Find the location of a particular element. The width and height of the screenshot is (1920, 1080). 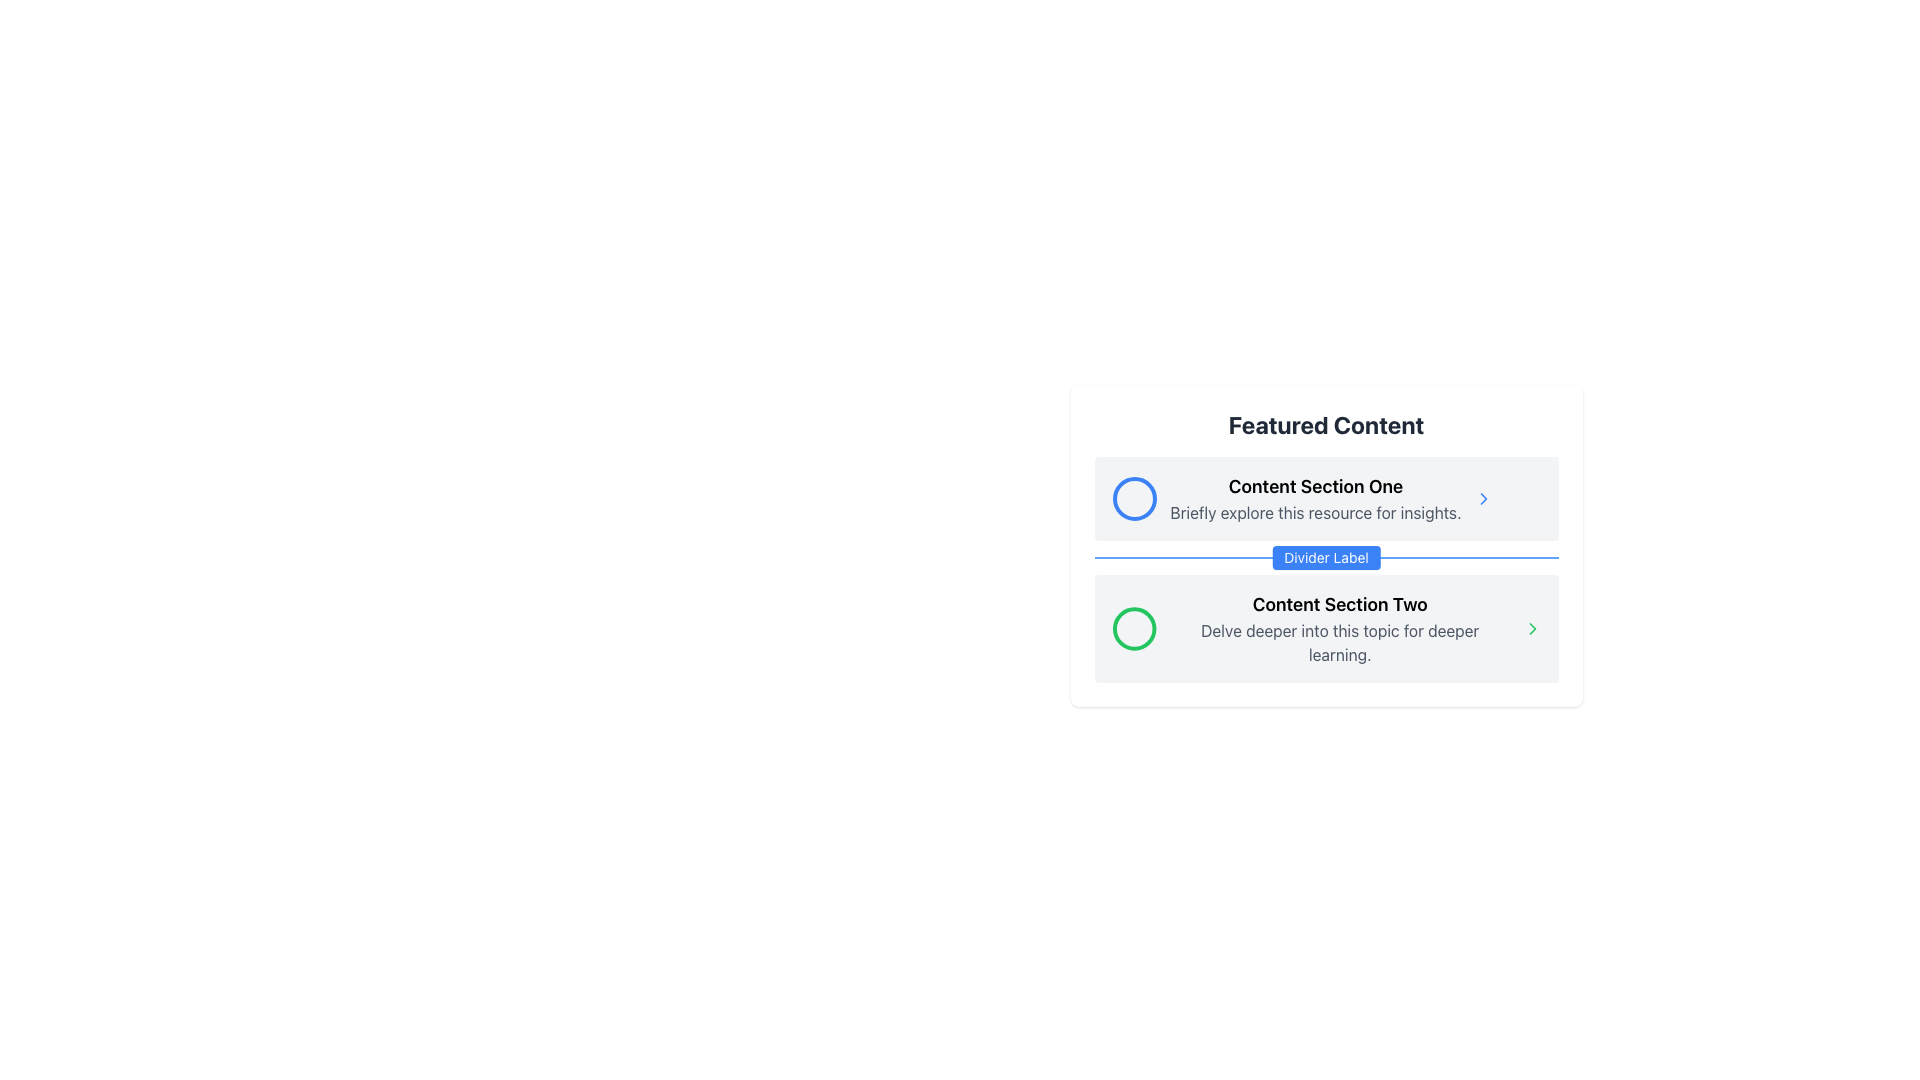

the Button-like Content Section with the title 'Content Section One' is located at coordinates (1326, 497).